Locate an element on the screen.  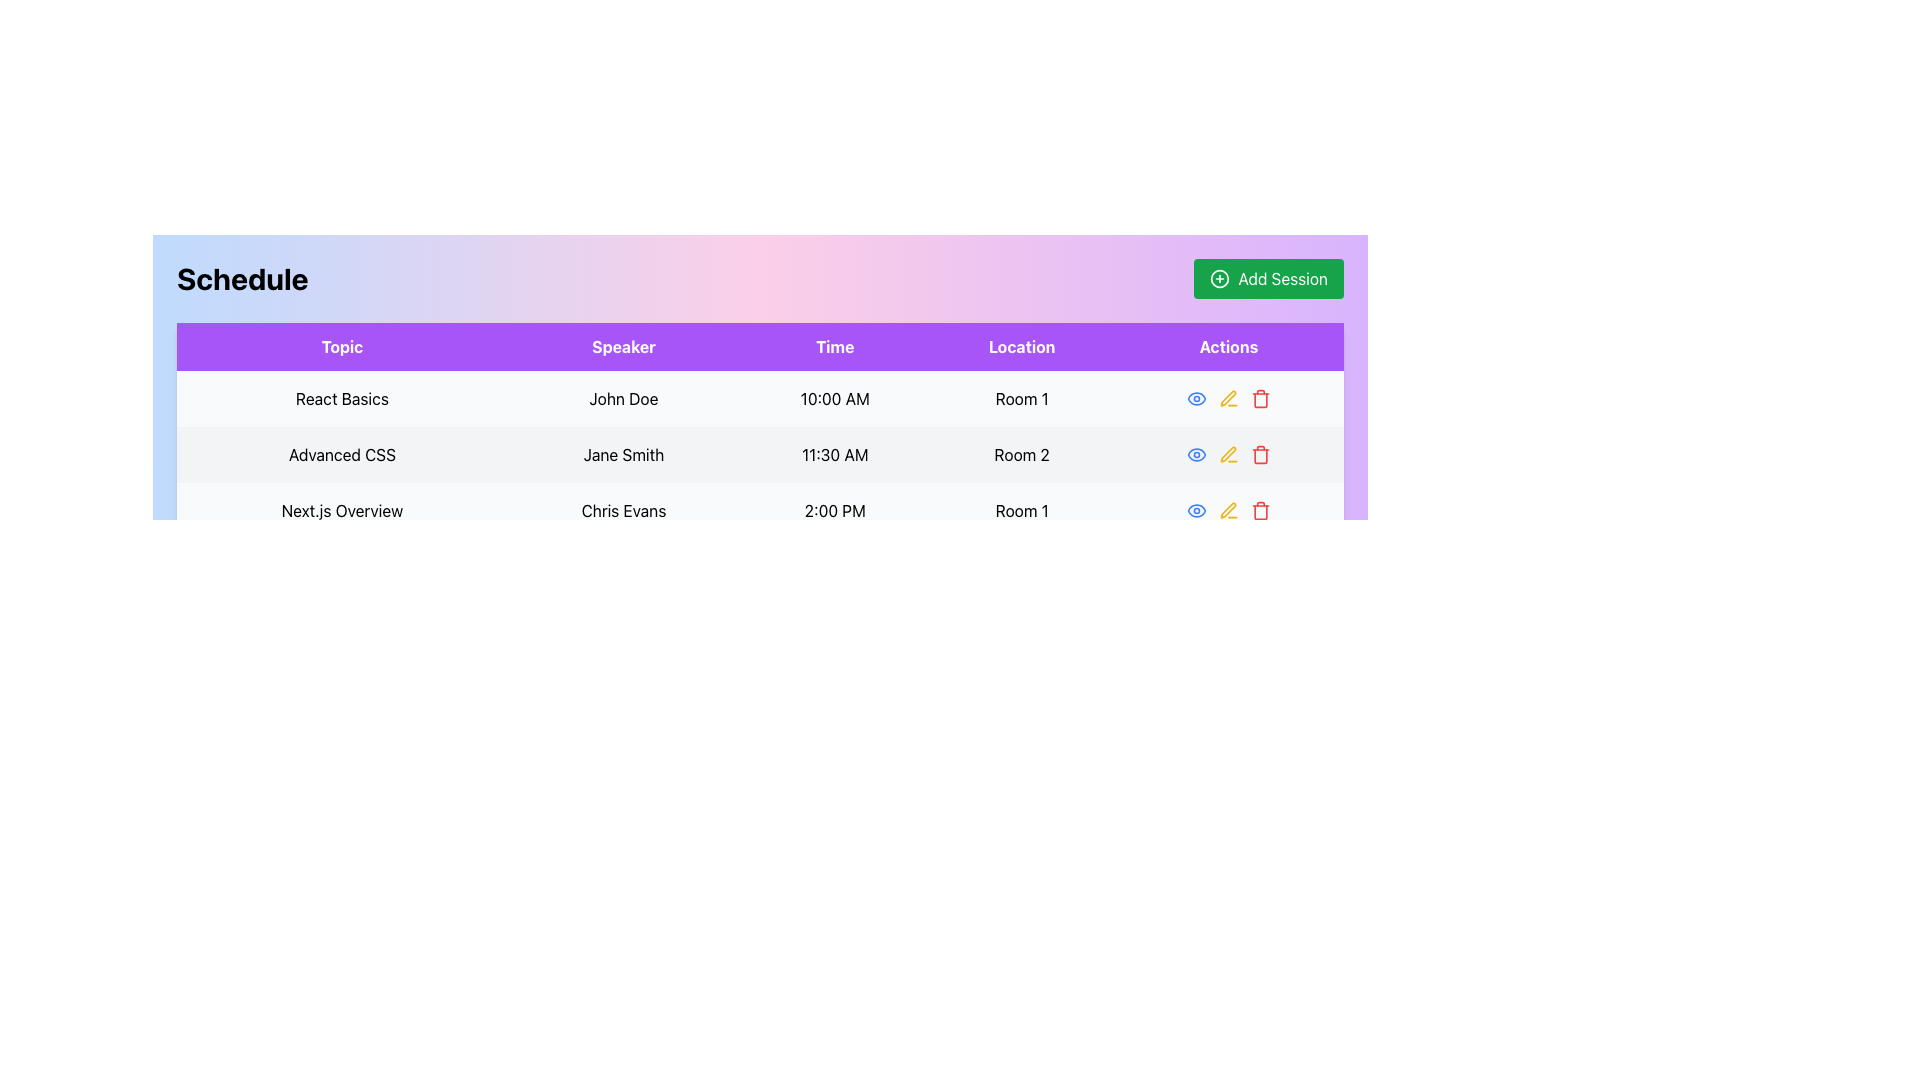
information displayed in the table row for the session titled 'Advanced CSS' presented by 'Jane Smith' at '11:30 AM' in 'Room 2' is located at coordinates (759, 455).